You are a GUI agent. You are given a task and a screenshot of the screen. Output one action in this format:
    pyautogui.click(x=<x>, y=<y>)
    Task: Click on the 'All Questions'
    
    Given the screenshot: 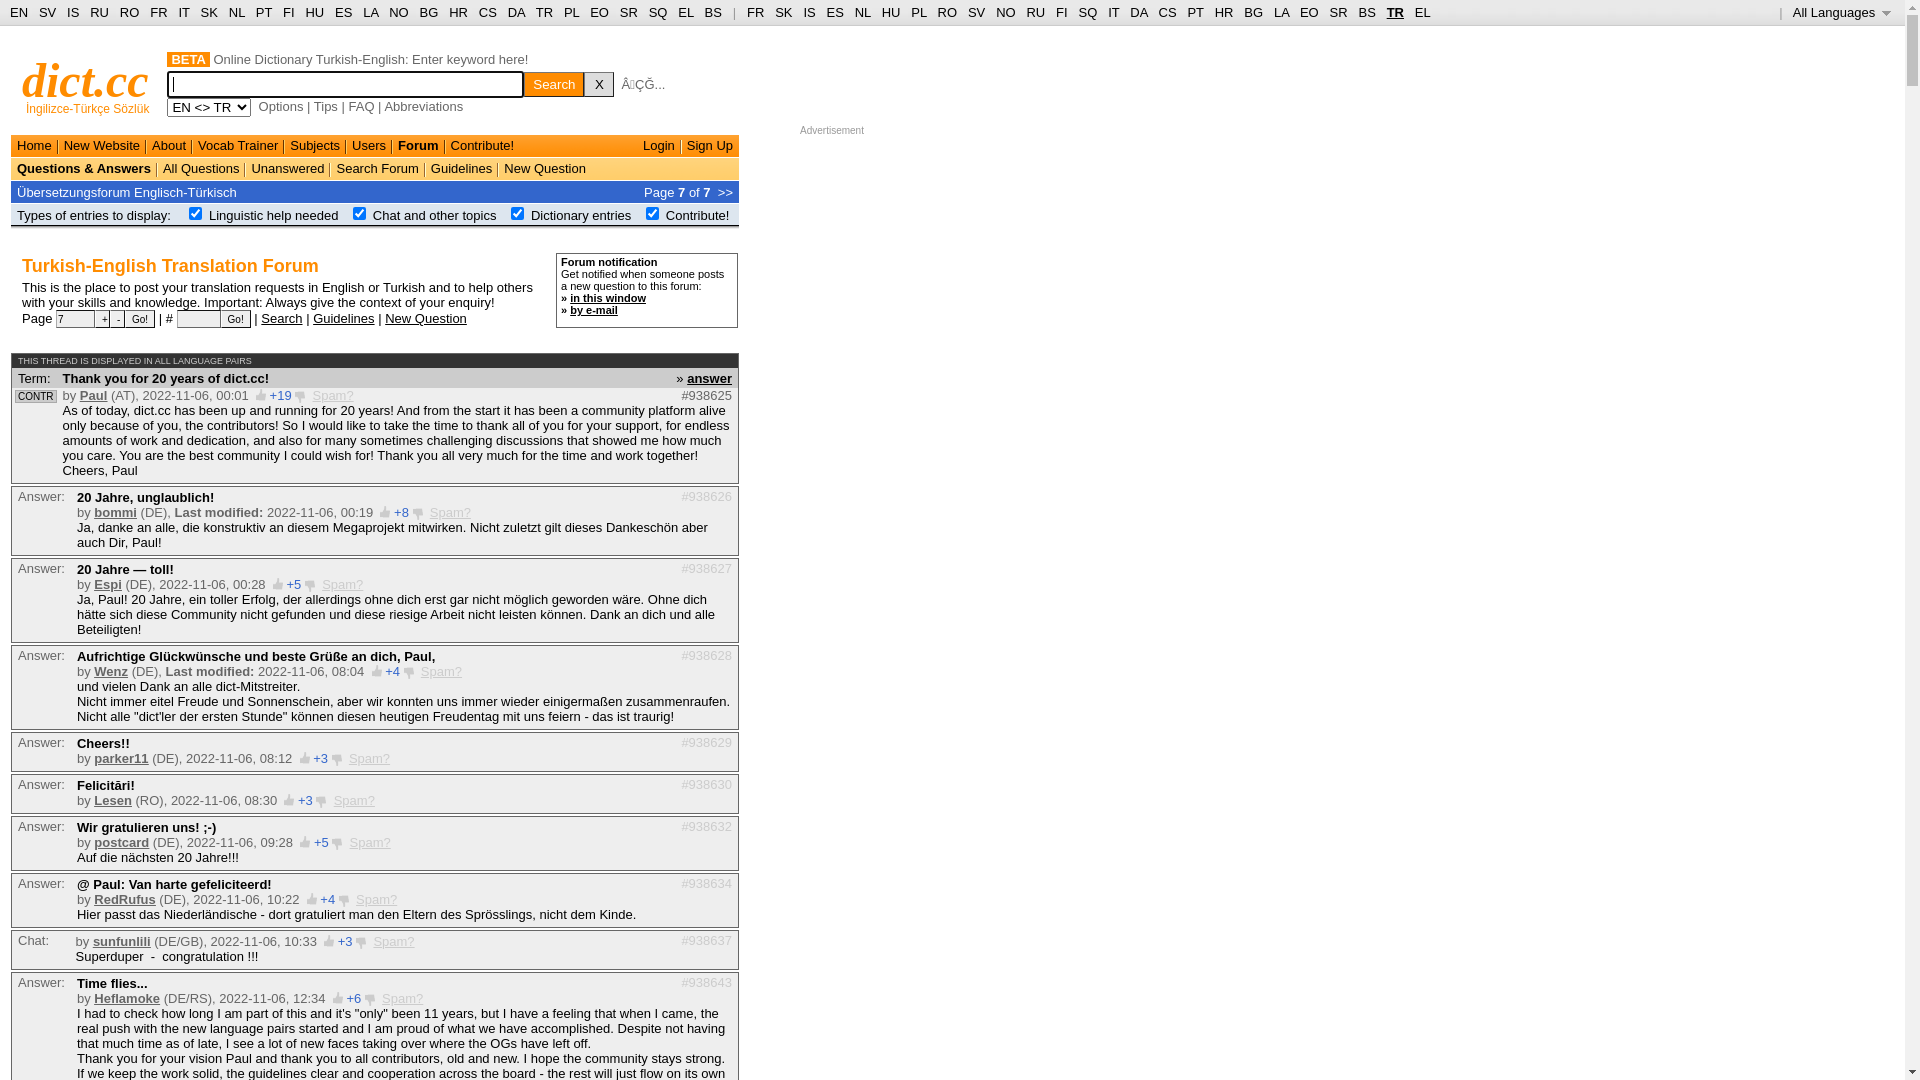 What is the action you would take?
    pyautogui.click(x=201, y=167)
    